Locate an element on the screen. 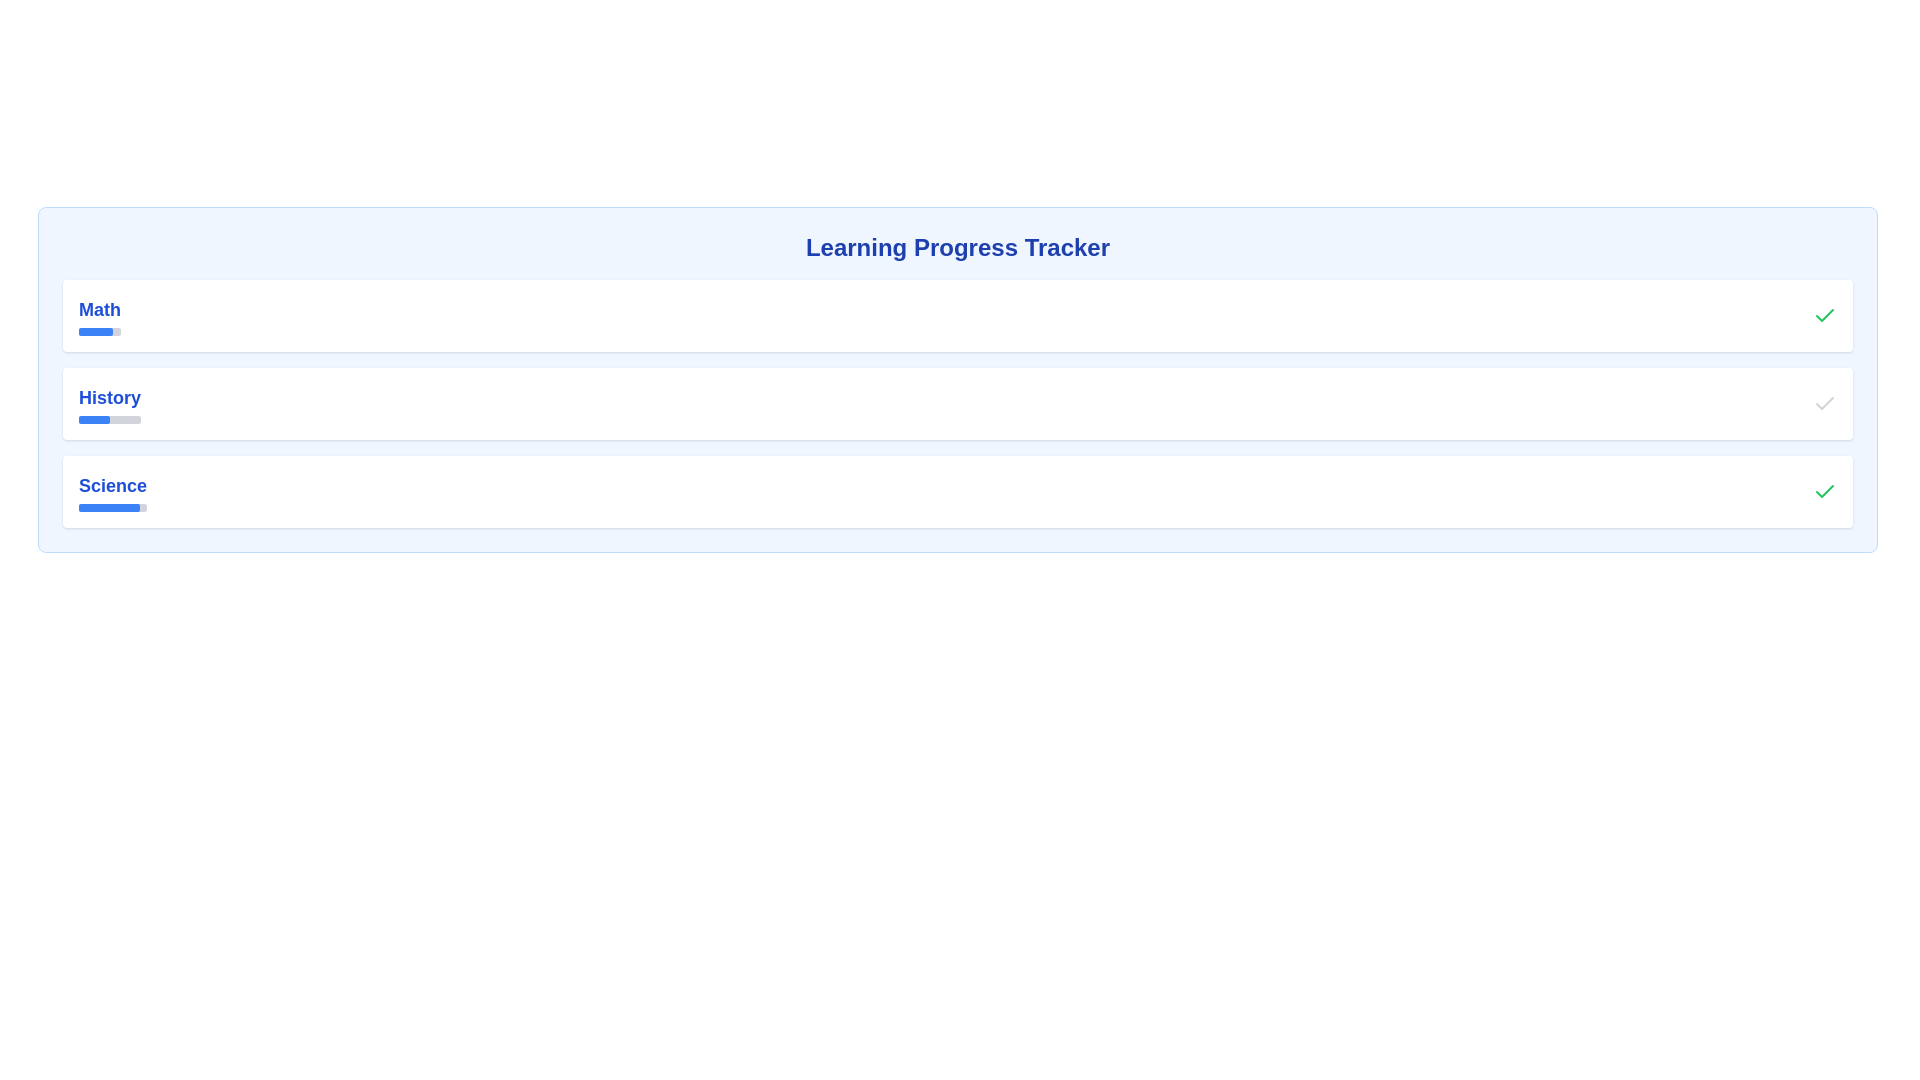 Image resolution: width=1920 pixels, height=1080 pixels. the green checkmark SVG icon located to the far right of the 'Science' list item, indicating completion is located at coordinates (1824, 492).